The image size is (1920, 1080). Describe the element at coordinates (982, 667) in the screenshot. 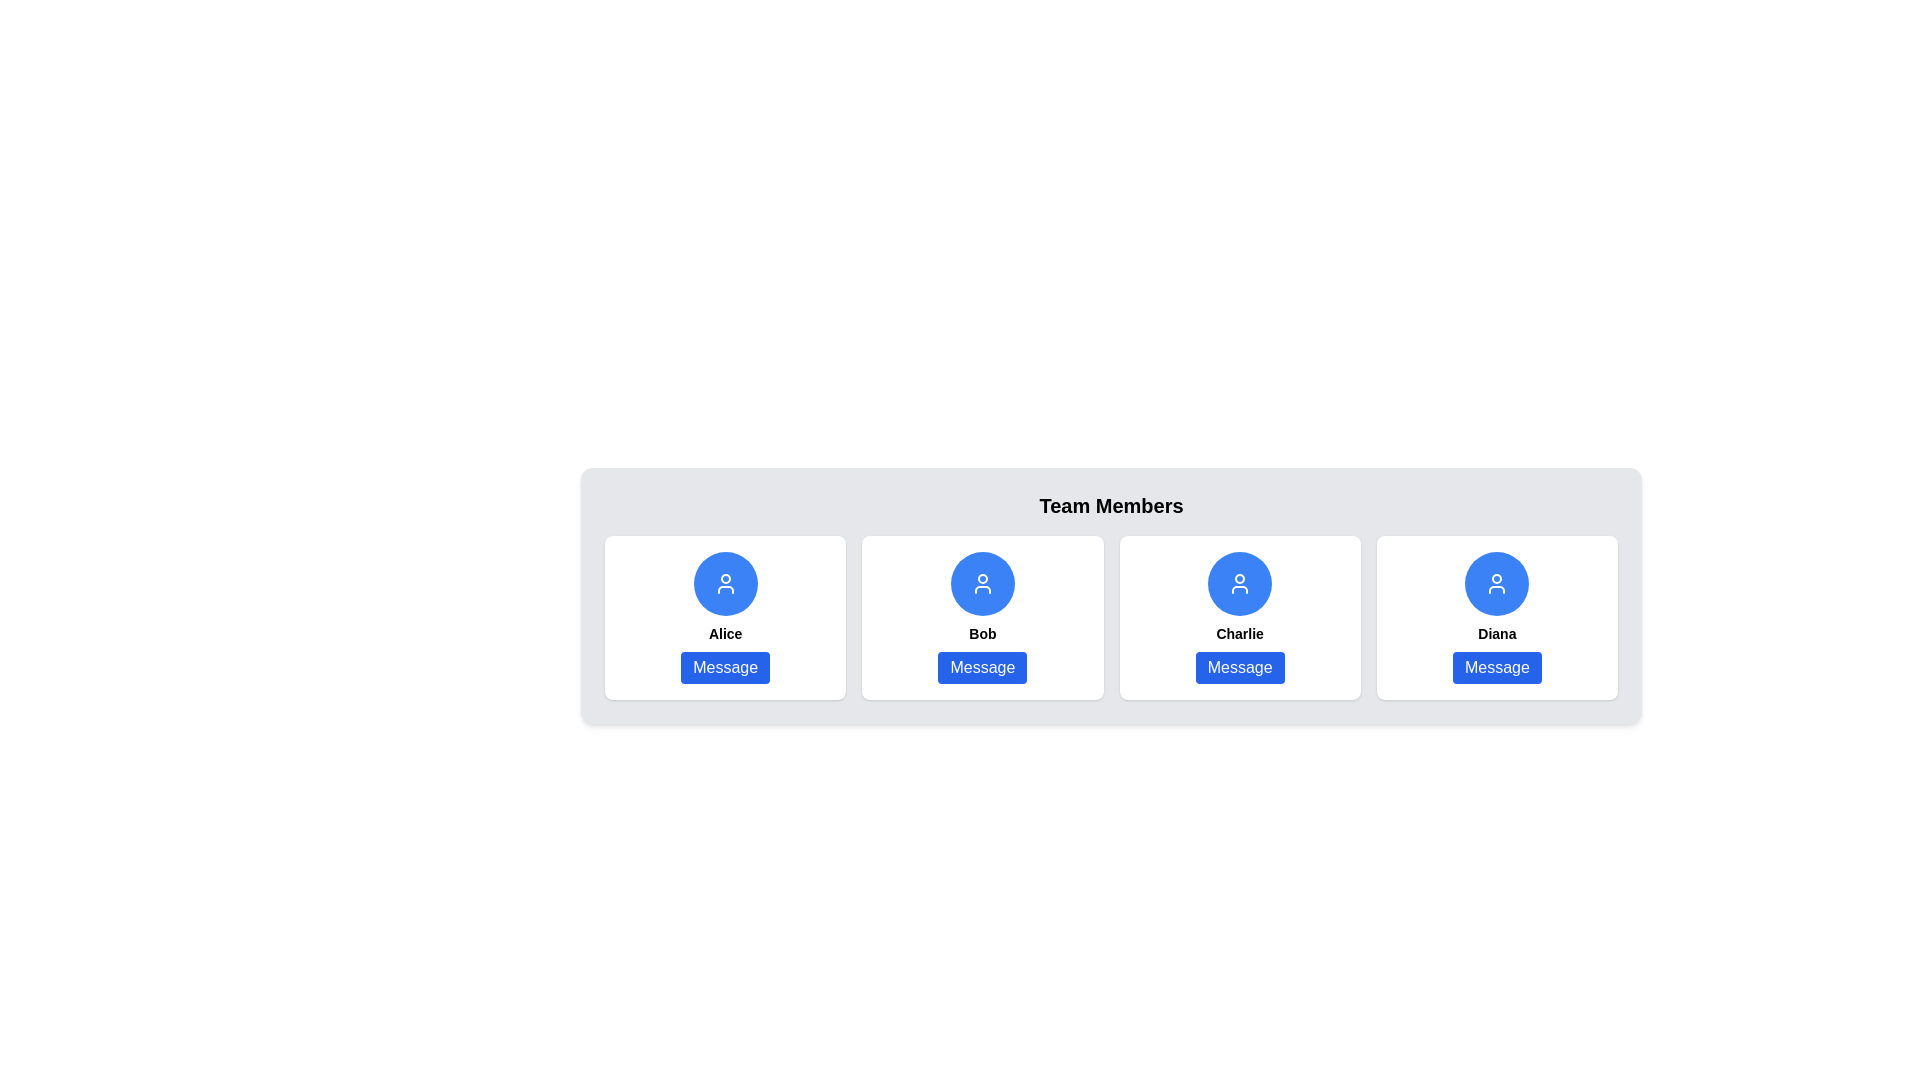

I see `the 'Send Message to Bob' button to observe its hover effect` at that location.